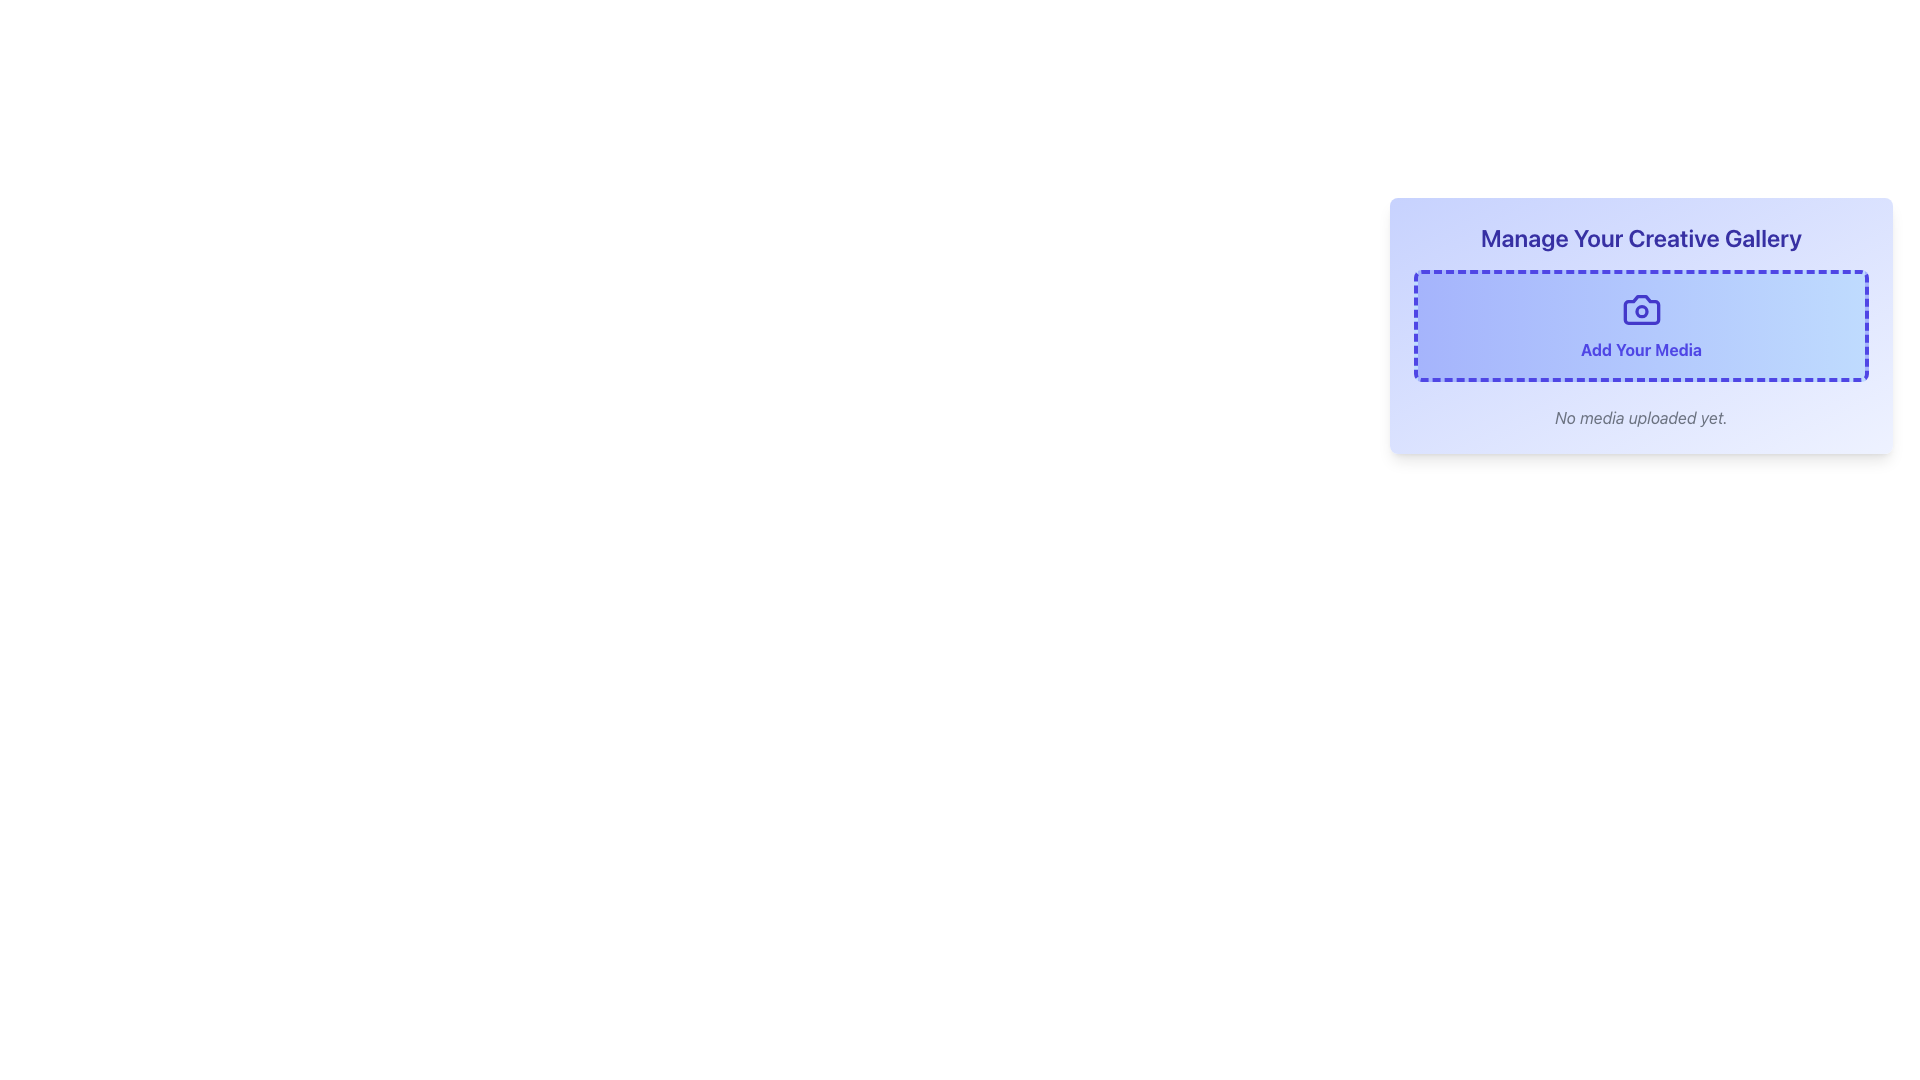 This screenshot has height=1080, width=1920. I want to click on the concentric circular part within the camera icon in the 'Manage Your Creative Gallery' section, so click(1641, 311).